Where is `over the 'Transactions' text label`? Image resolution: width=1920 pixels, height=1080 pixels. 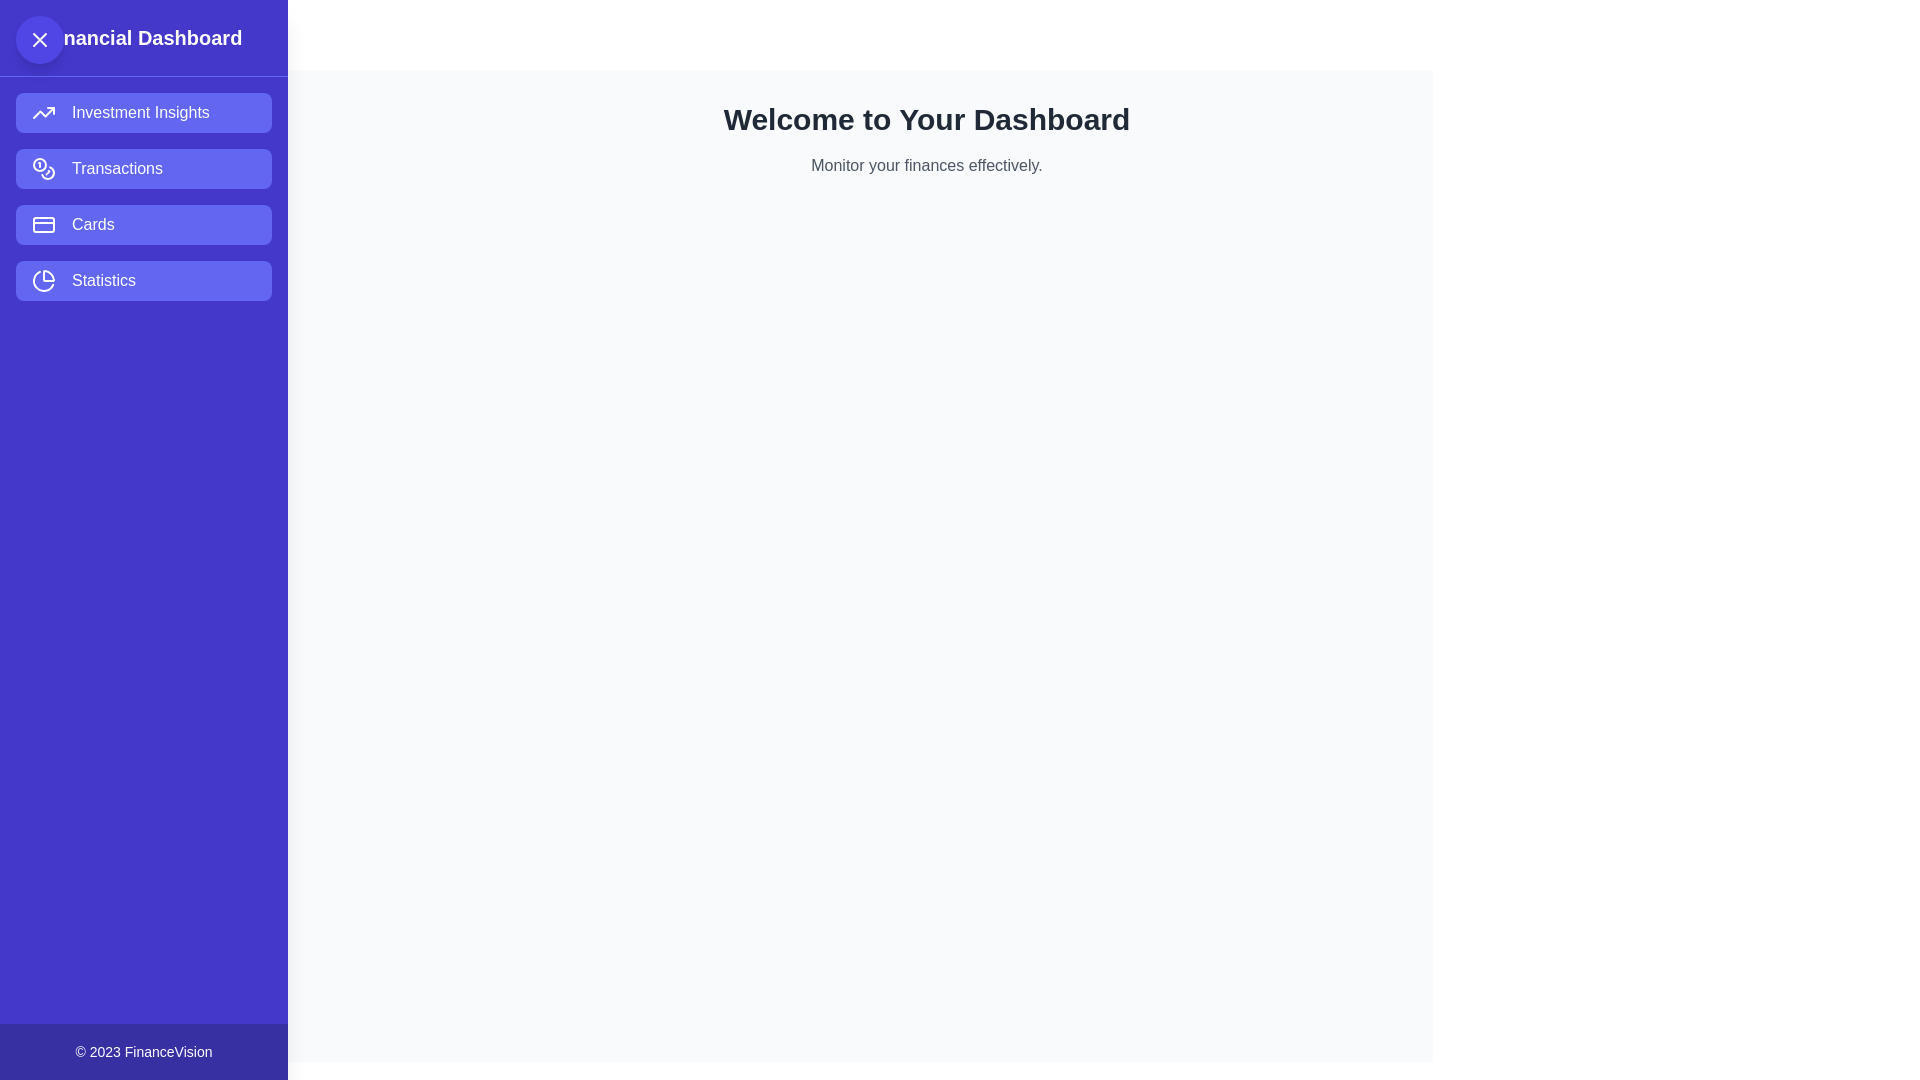
over the 'Transactions' text label is located at coordinates (116, 168).